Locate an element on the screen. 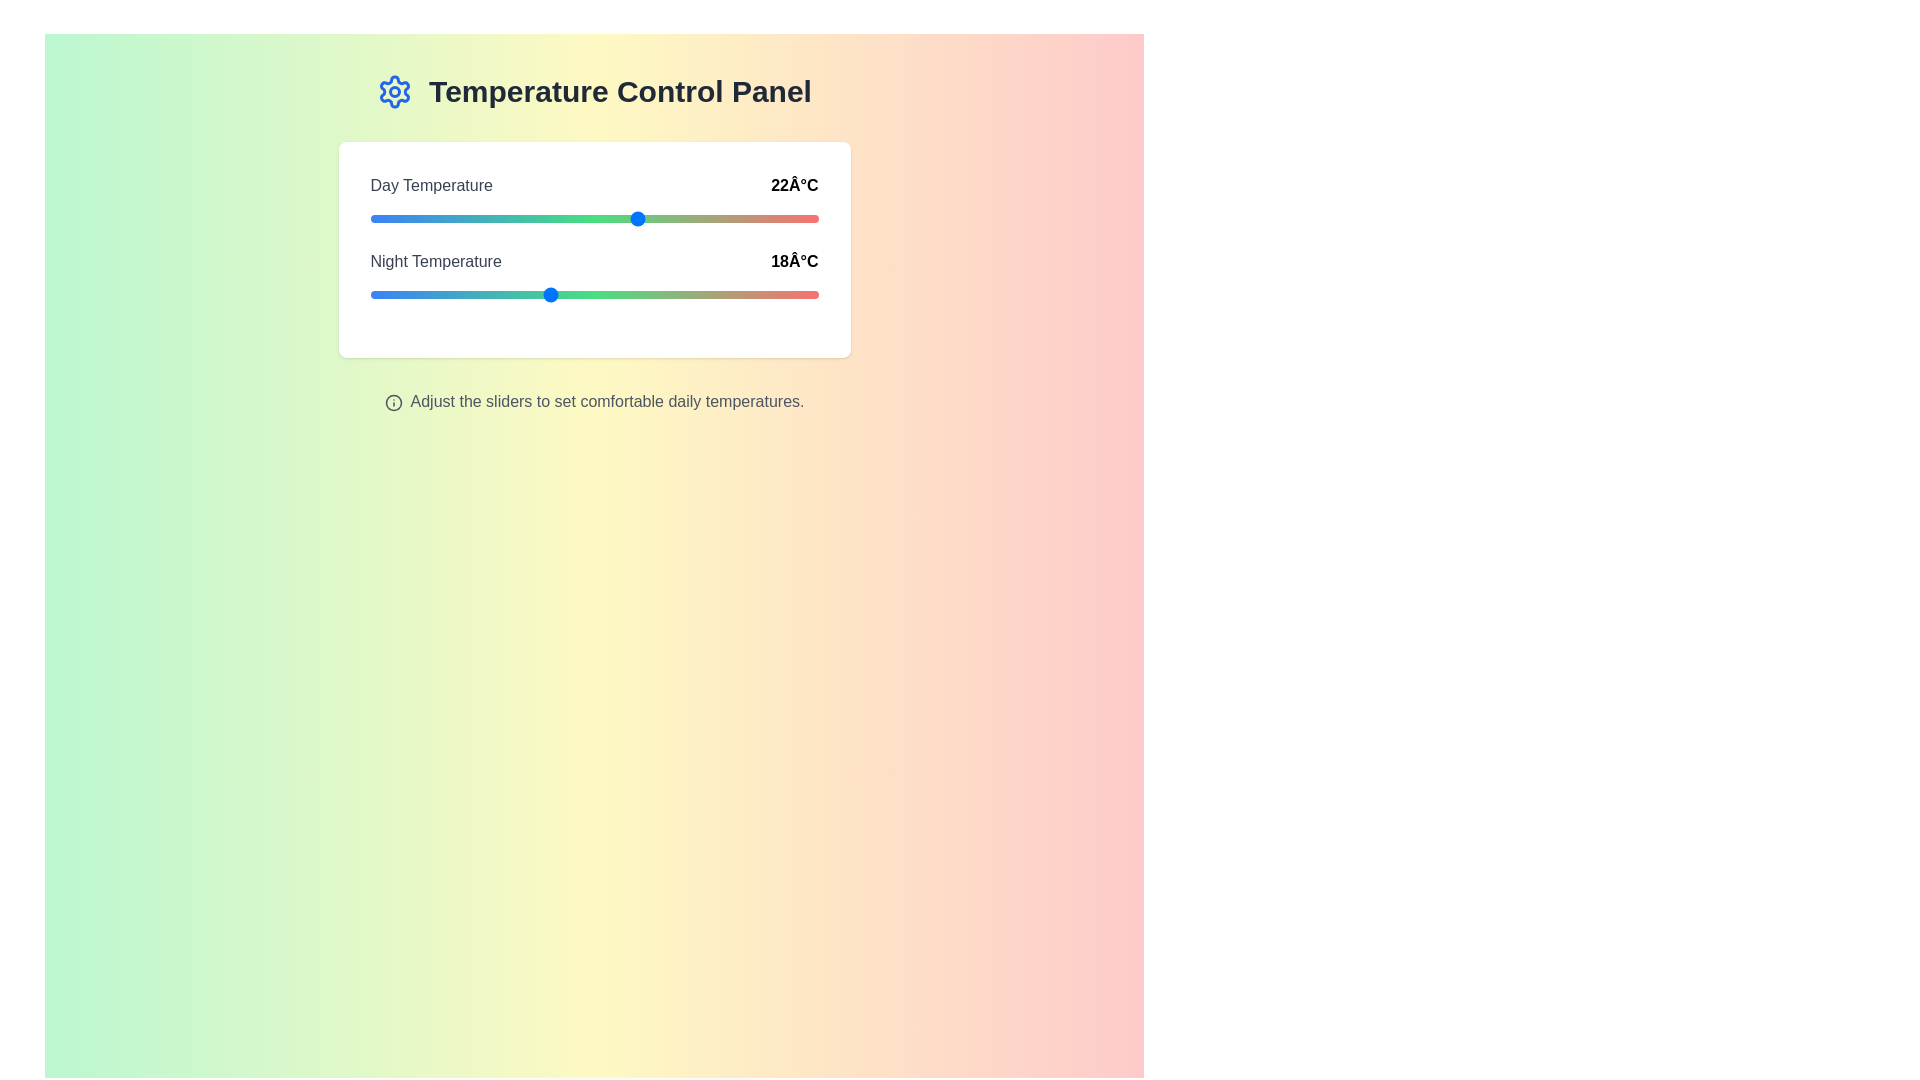 The image size is (1920, 1080). the settings icon located at the top-left corner of the component is located at coordinates (395, 92).